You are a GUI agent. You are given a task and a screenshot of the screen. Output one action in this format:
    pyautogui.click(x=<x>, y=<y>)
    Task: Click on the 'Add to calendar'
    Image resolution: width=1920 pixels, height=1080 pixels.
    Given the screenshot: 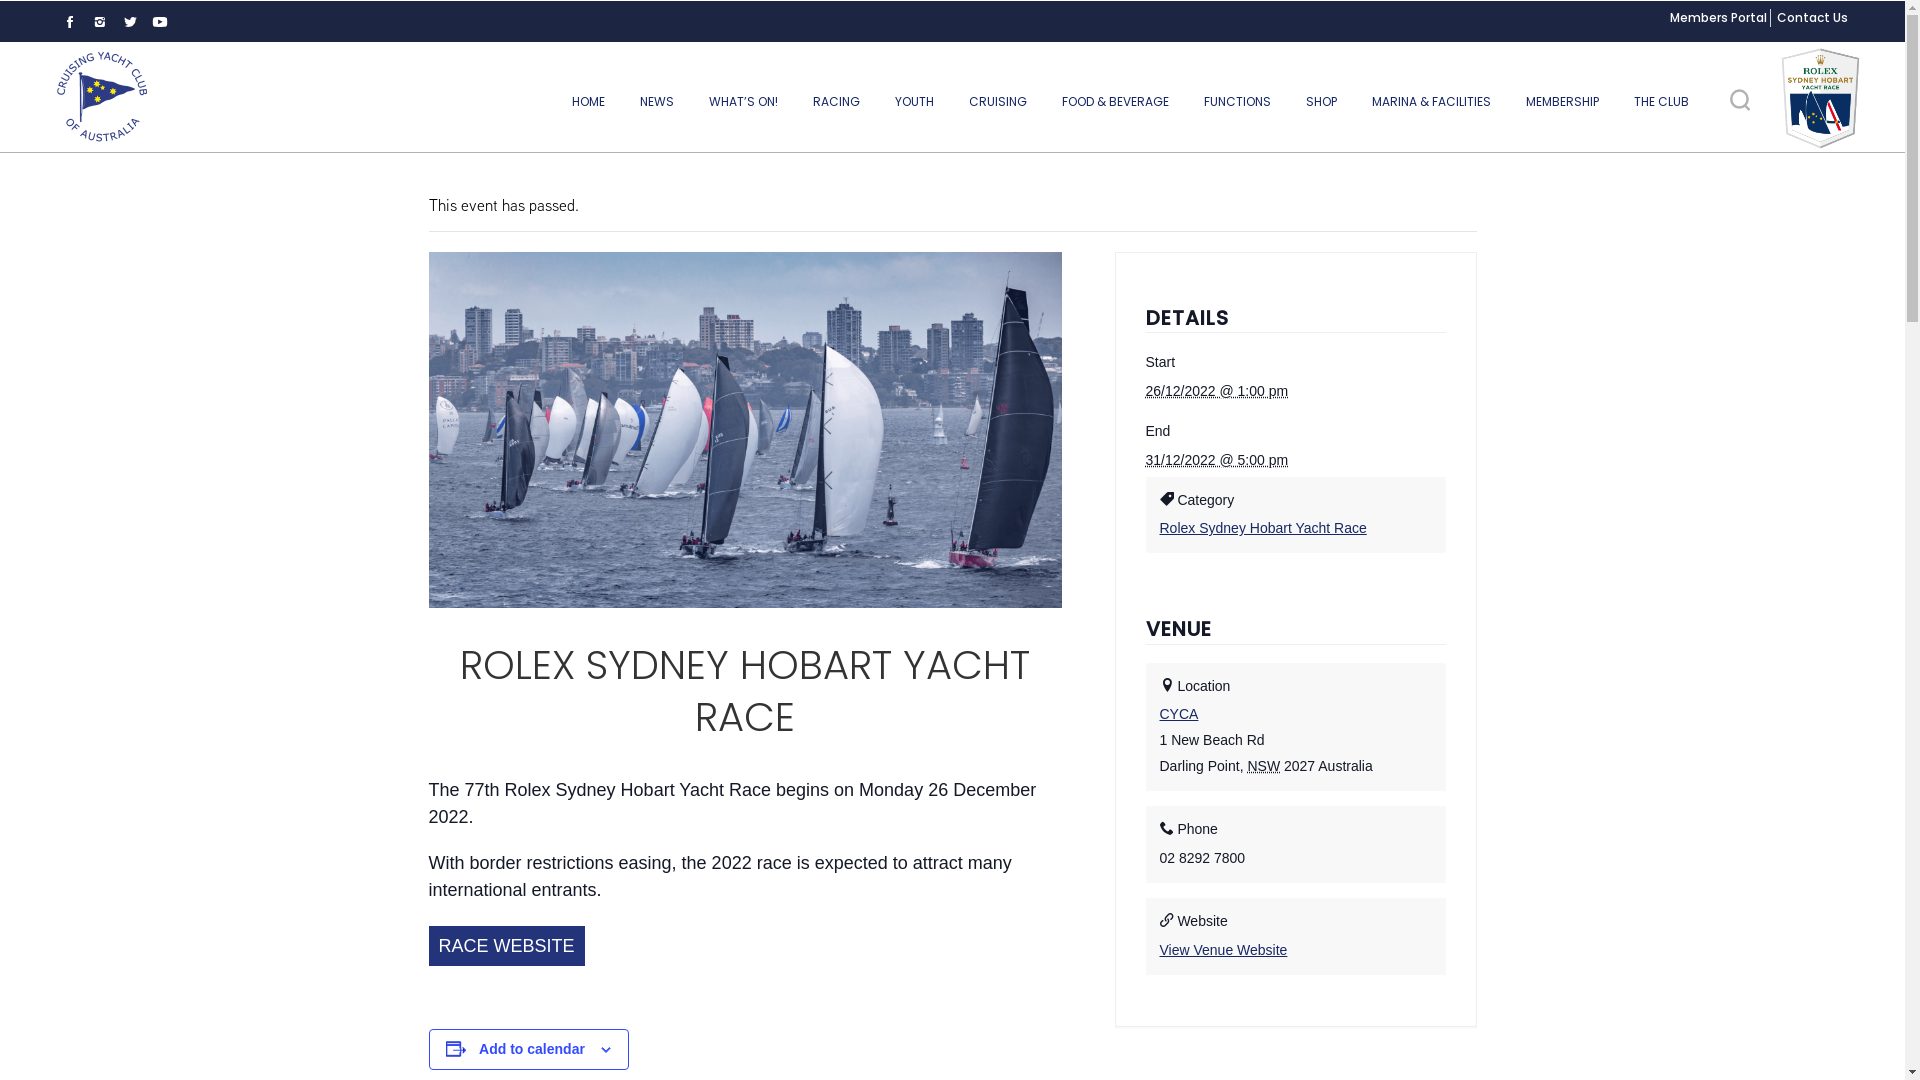 What is the action you would take?
    pyautogui.click(x=478, y=1048)
    